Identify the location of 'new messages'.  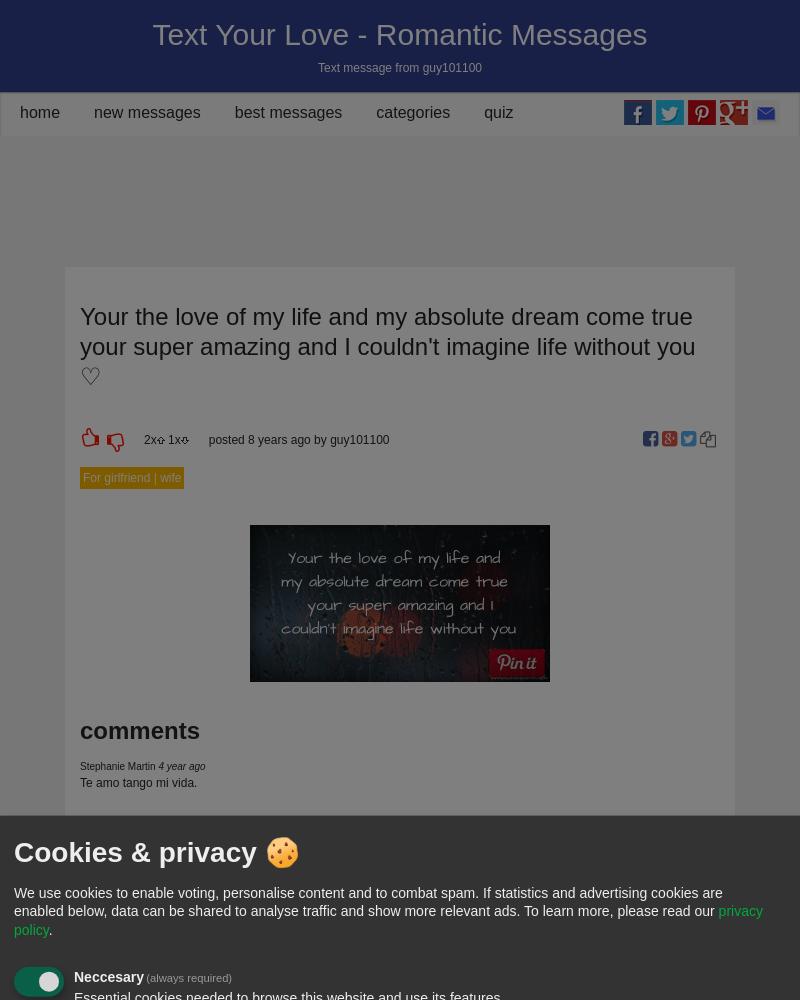
(94, 111).